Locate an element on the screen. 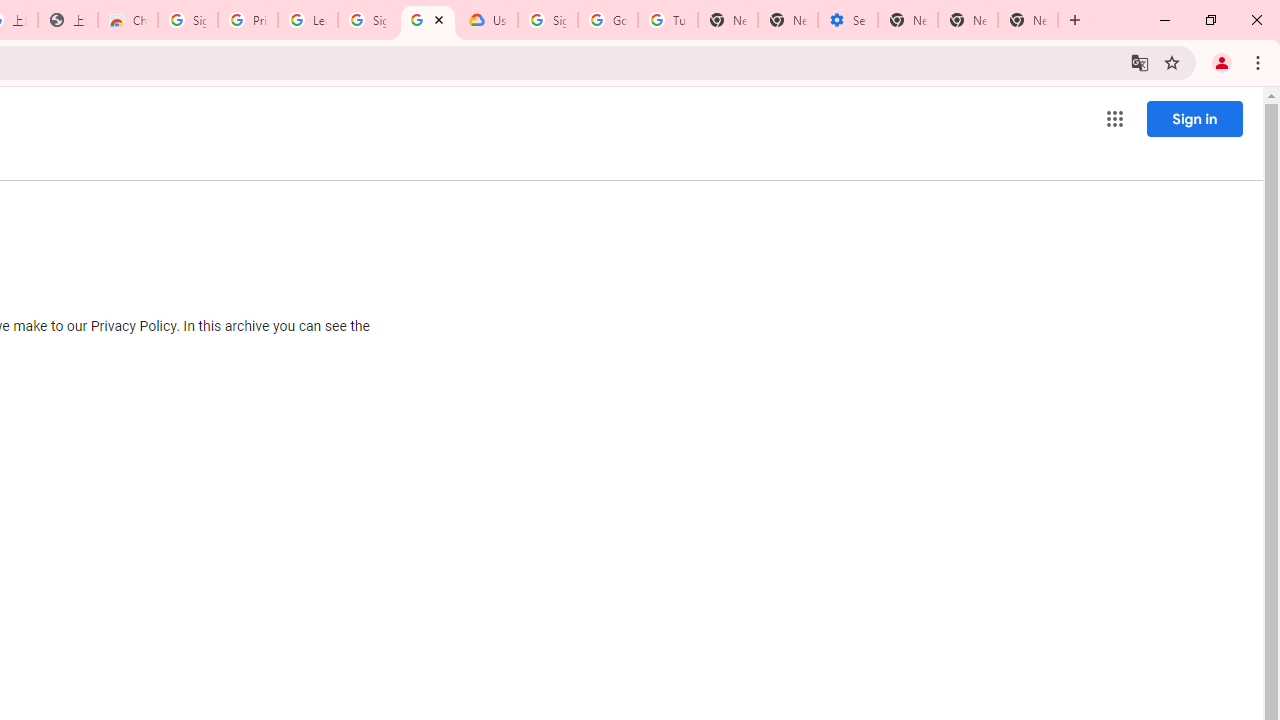  'Turn cookies on or off - Computer - Google Account Help' is located at coordinates (667, 20).